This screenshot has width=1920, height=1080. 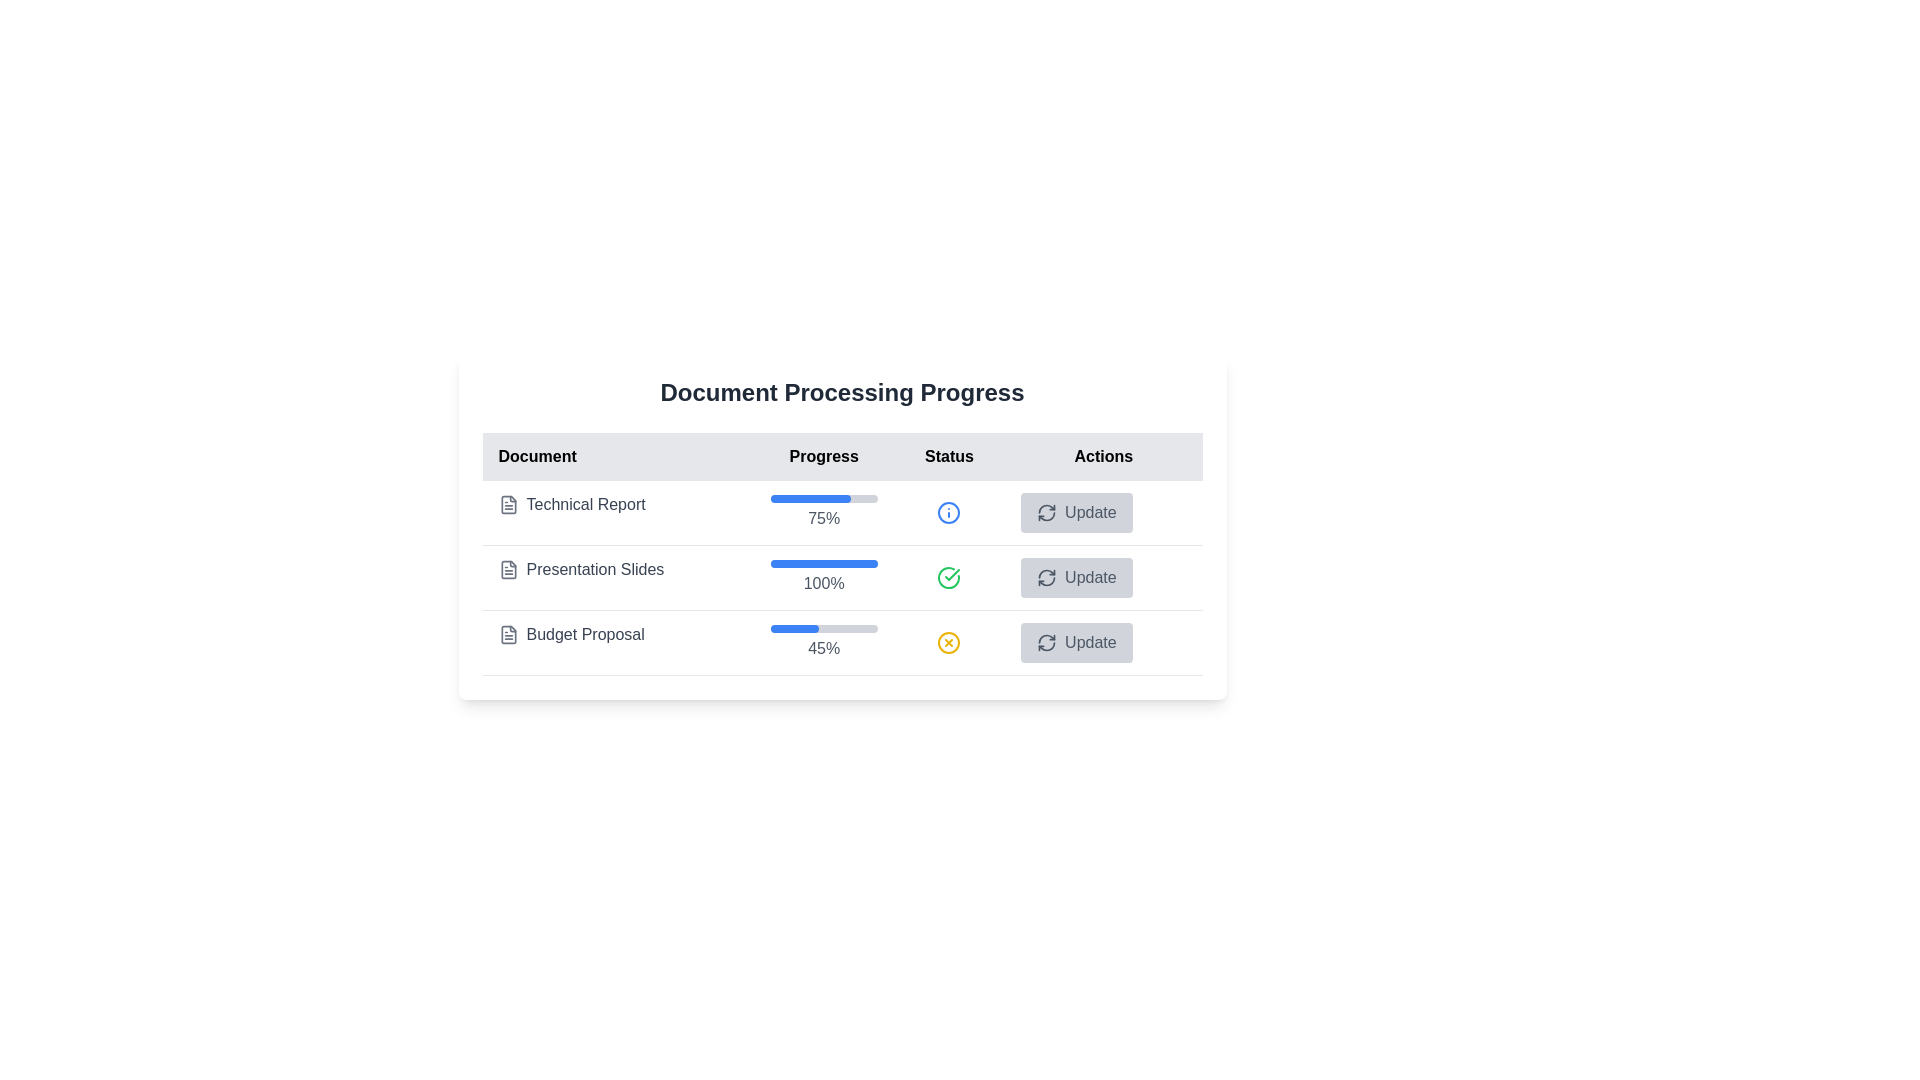 I want to click on the green circular icon with a checkmark inside located in the 'Status' column of the 'Presentation Slides' table row, so click(x=948, y=578).